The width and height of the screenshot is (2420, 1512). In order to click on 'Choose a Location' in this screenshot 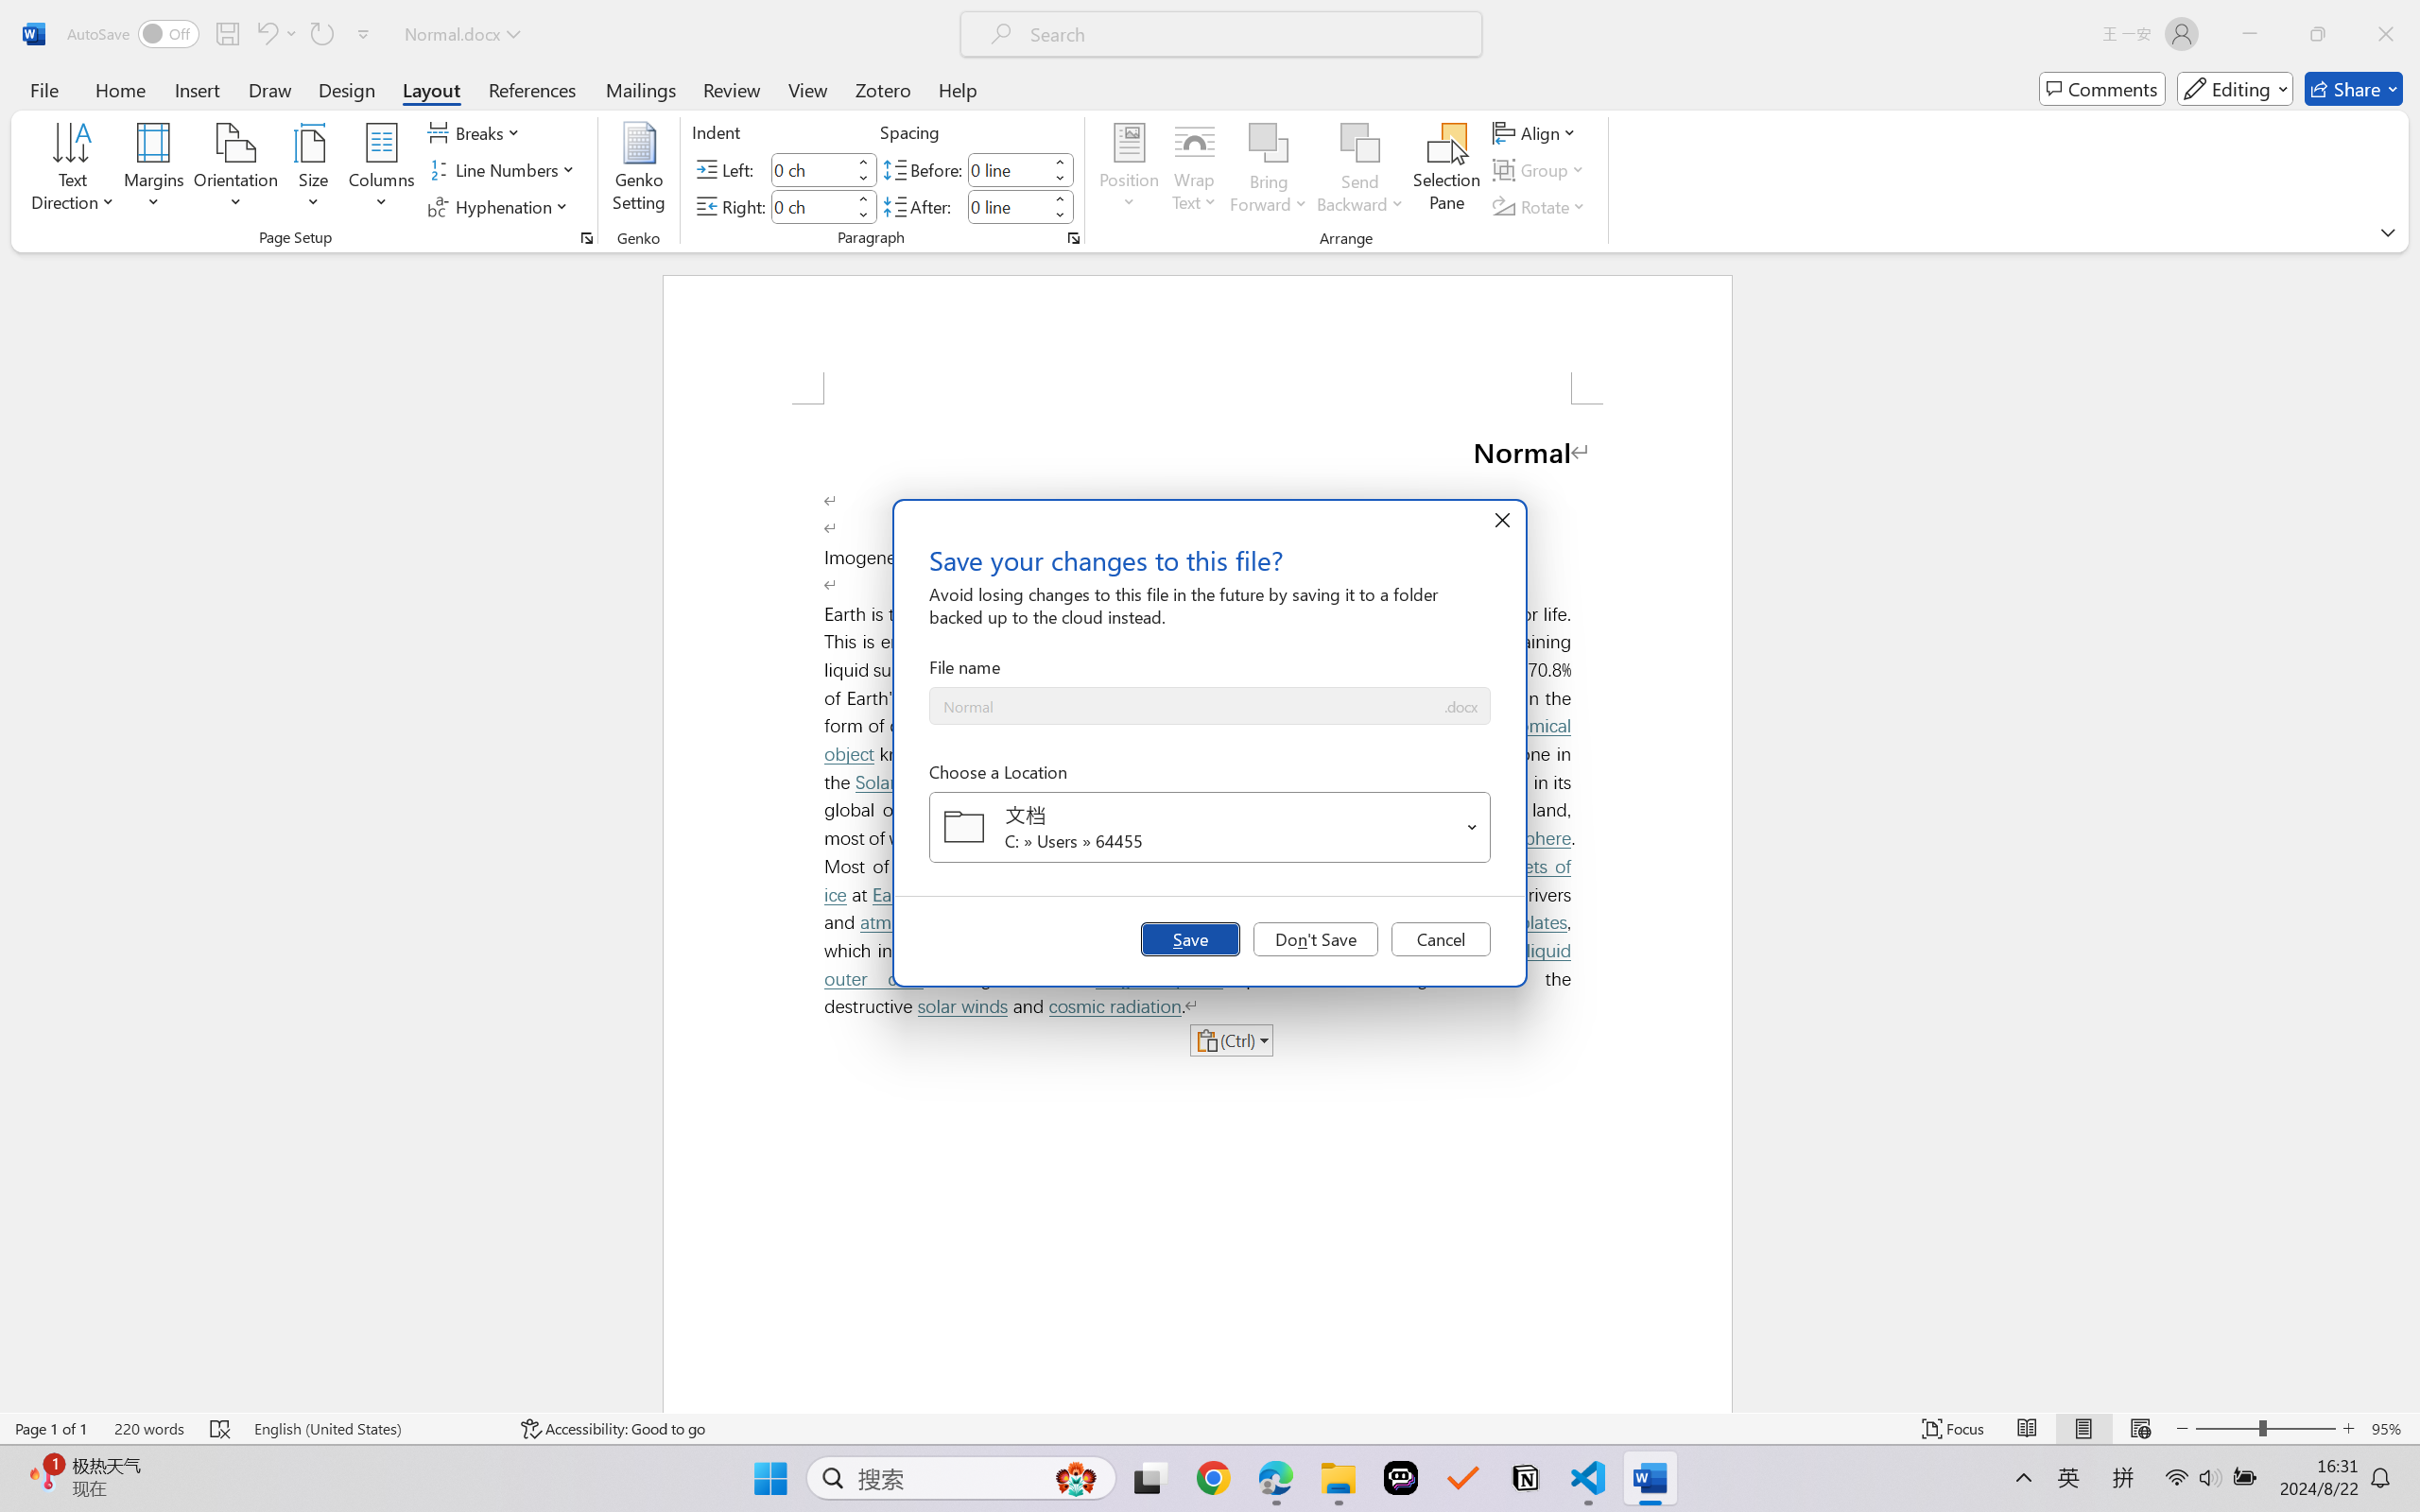, I will do `click(1210, 827)`.